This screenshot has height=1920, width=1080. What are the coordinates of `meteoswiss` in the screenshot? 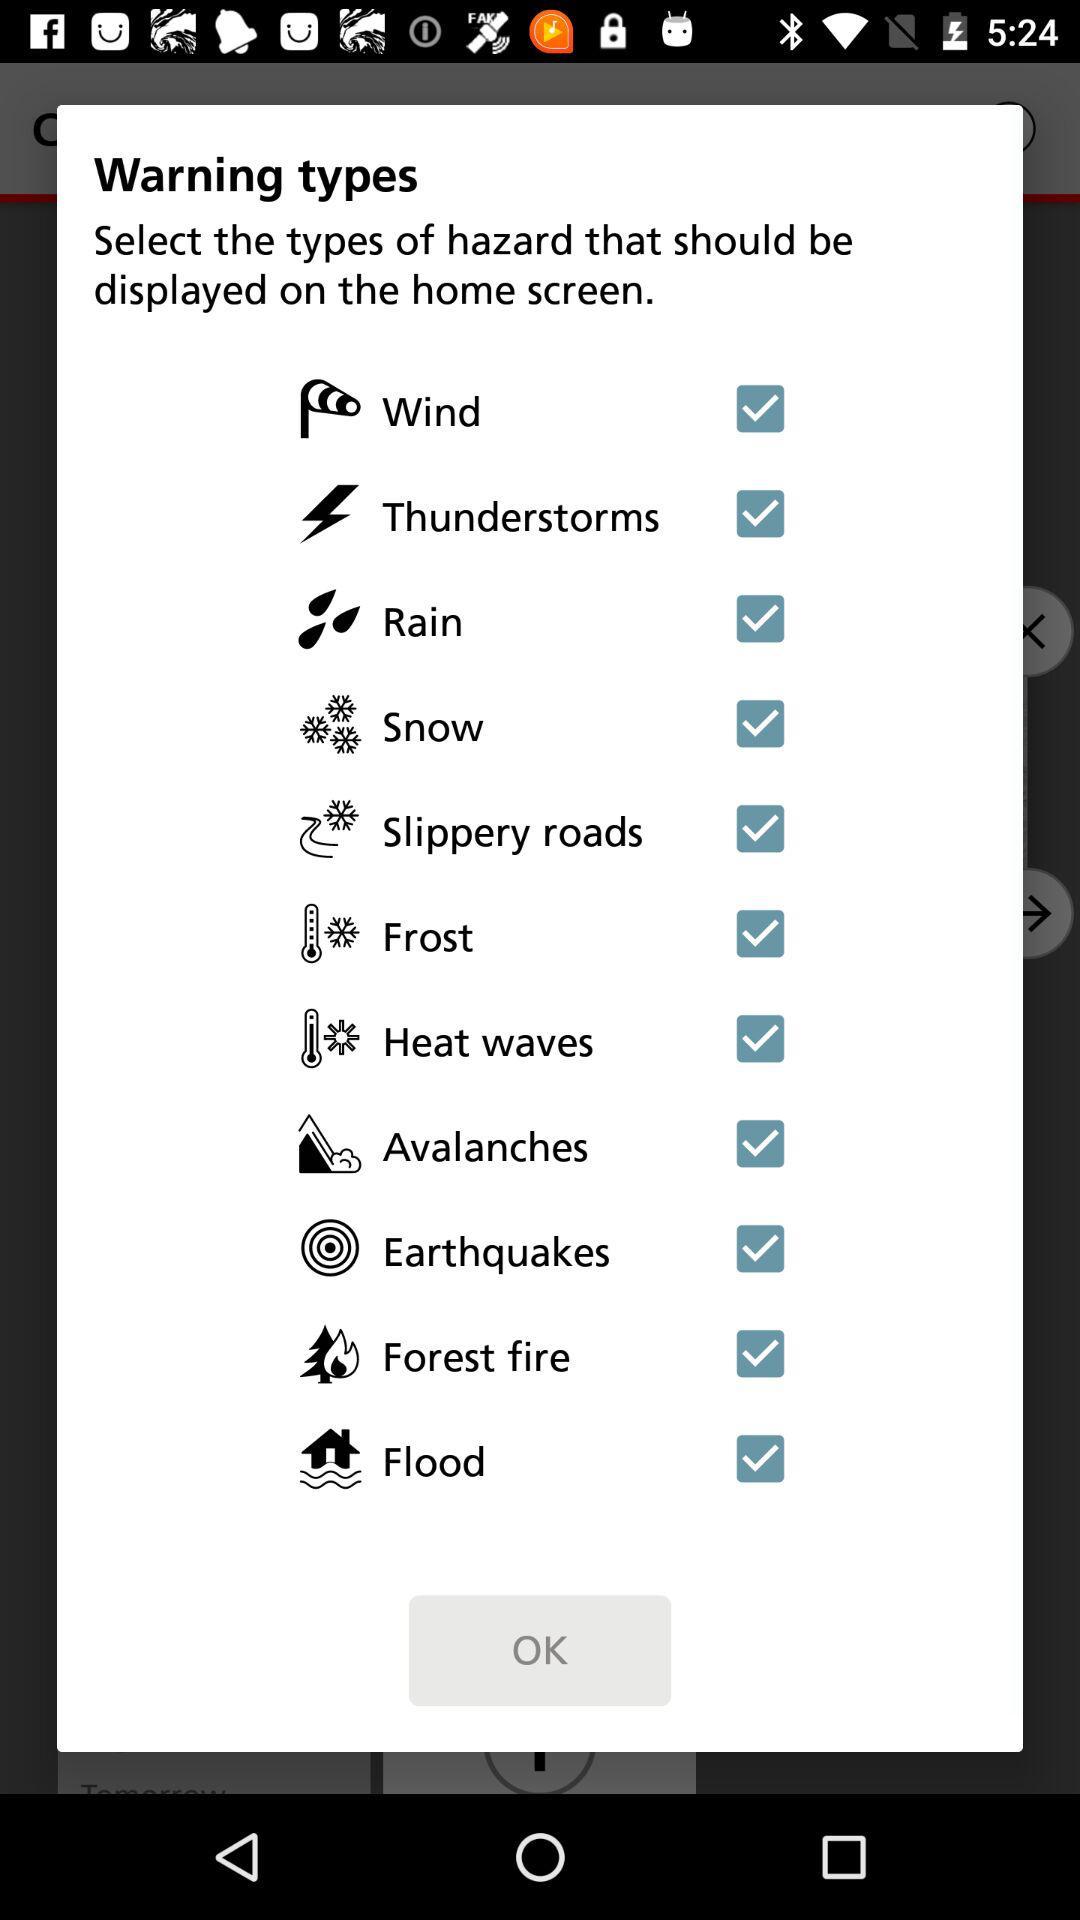 It's located at (760, 513).